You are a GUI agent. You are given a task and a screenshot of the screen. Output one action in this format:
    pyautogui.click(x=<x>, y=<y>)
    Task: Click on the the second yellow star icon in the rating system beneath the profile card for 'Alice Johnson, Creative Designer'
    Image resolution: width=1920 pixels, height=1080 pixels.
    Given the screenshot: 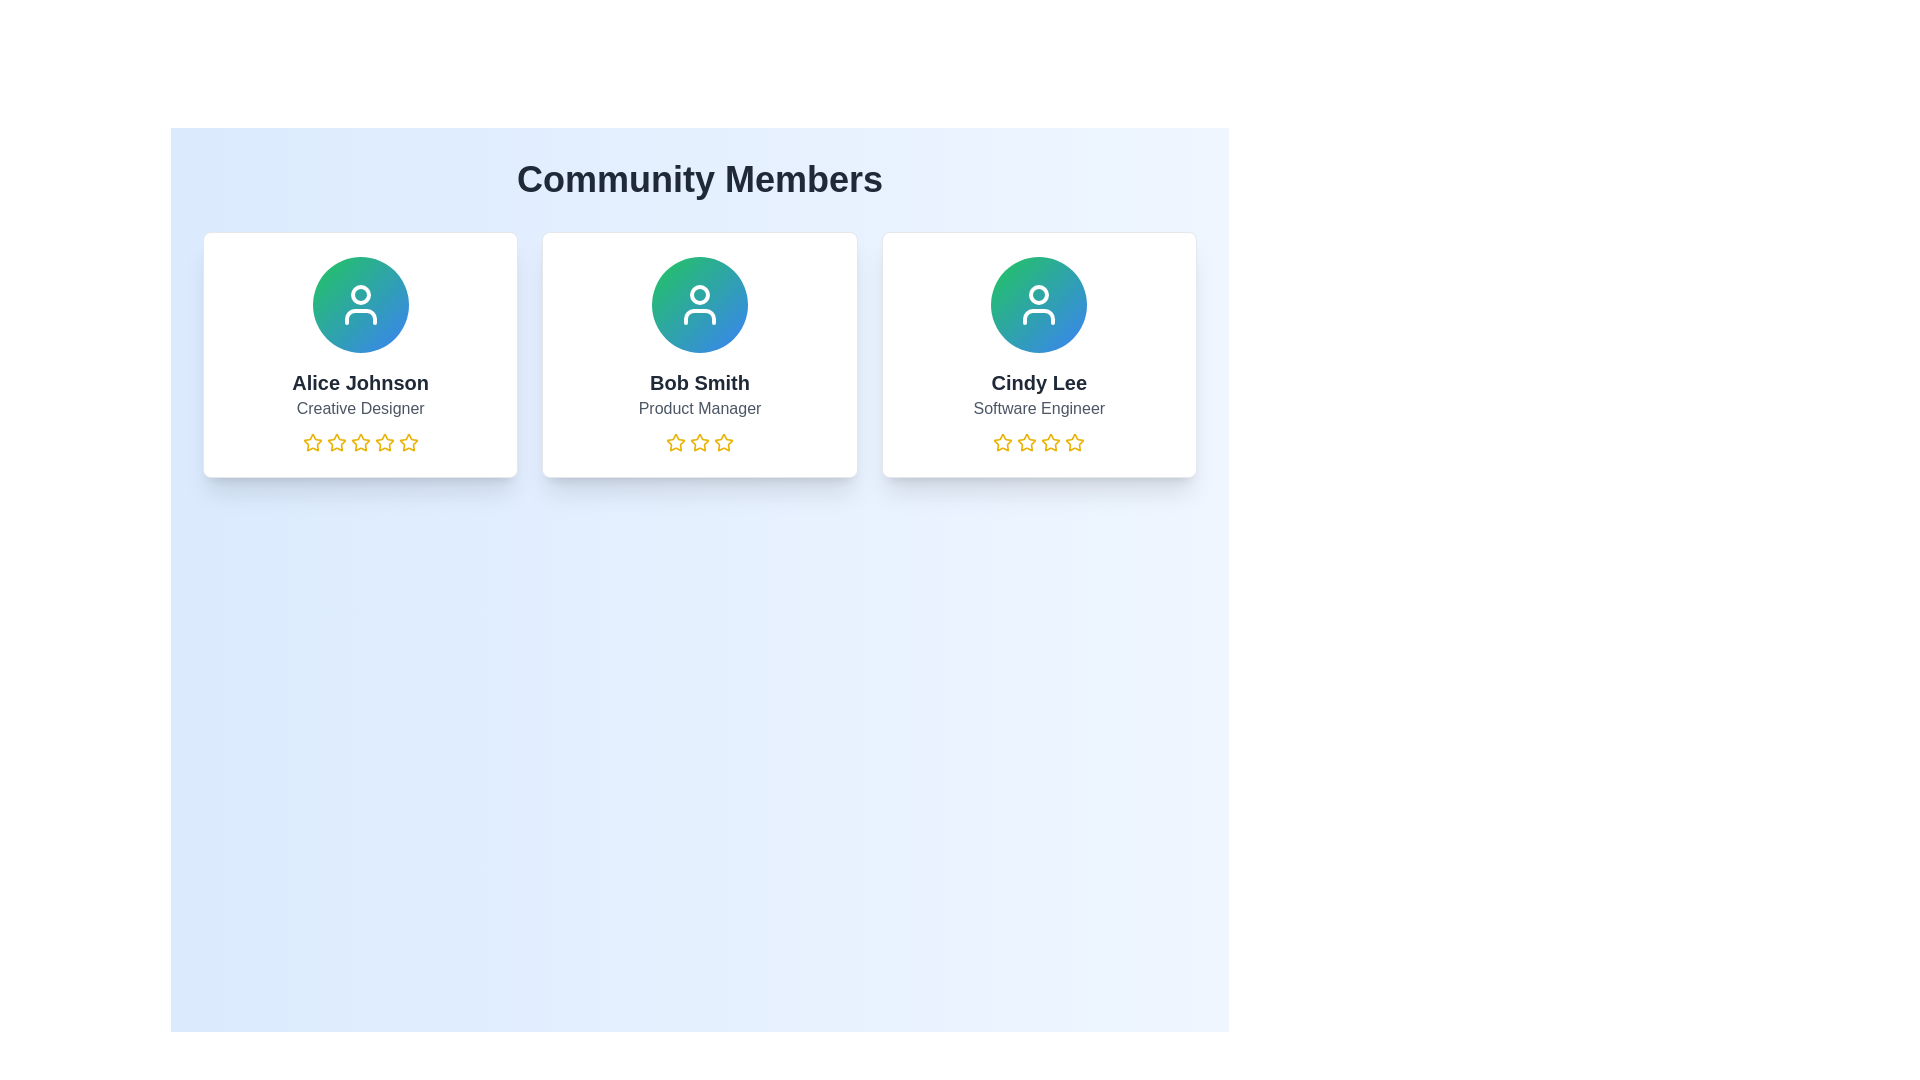 What is the action you would take?
    pyautogui.click(x=336, y=441)
    